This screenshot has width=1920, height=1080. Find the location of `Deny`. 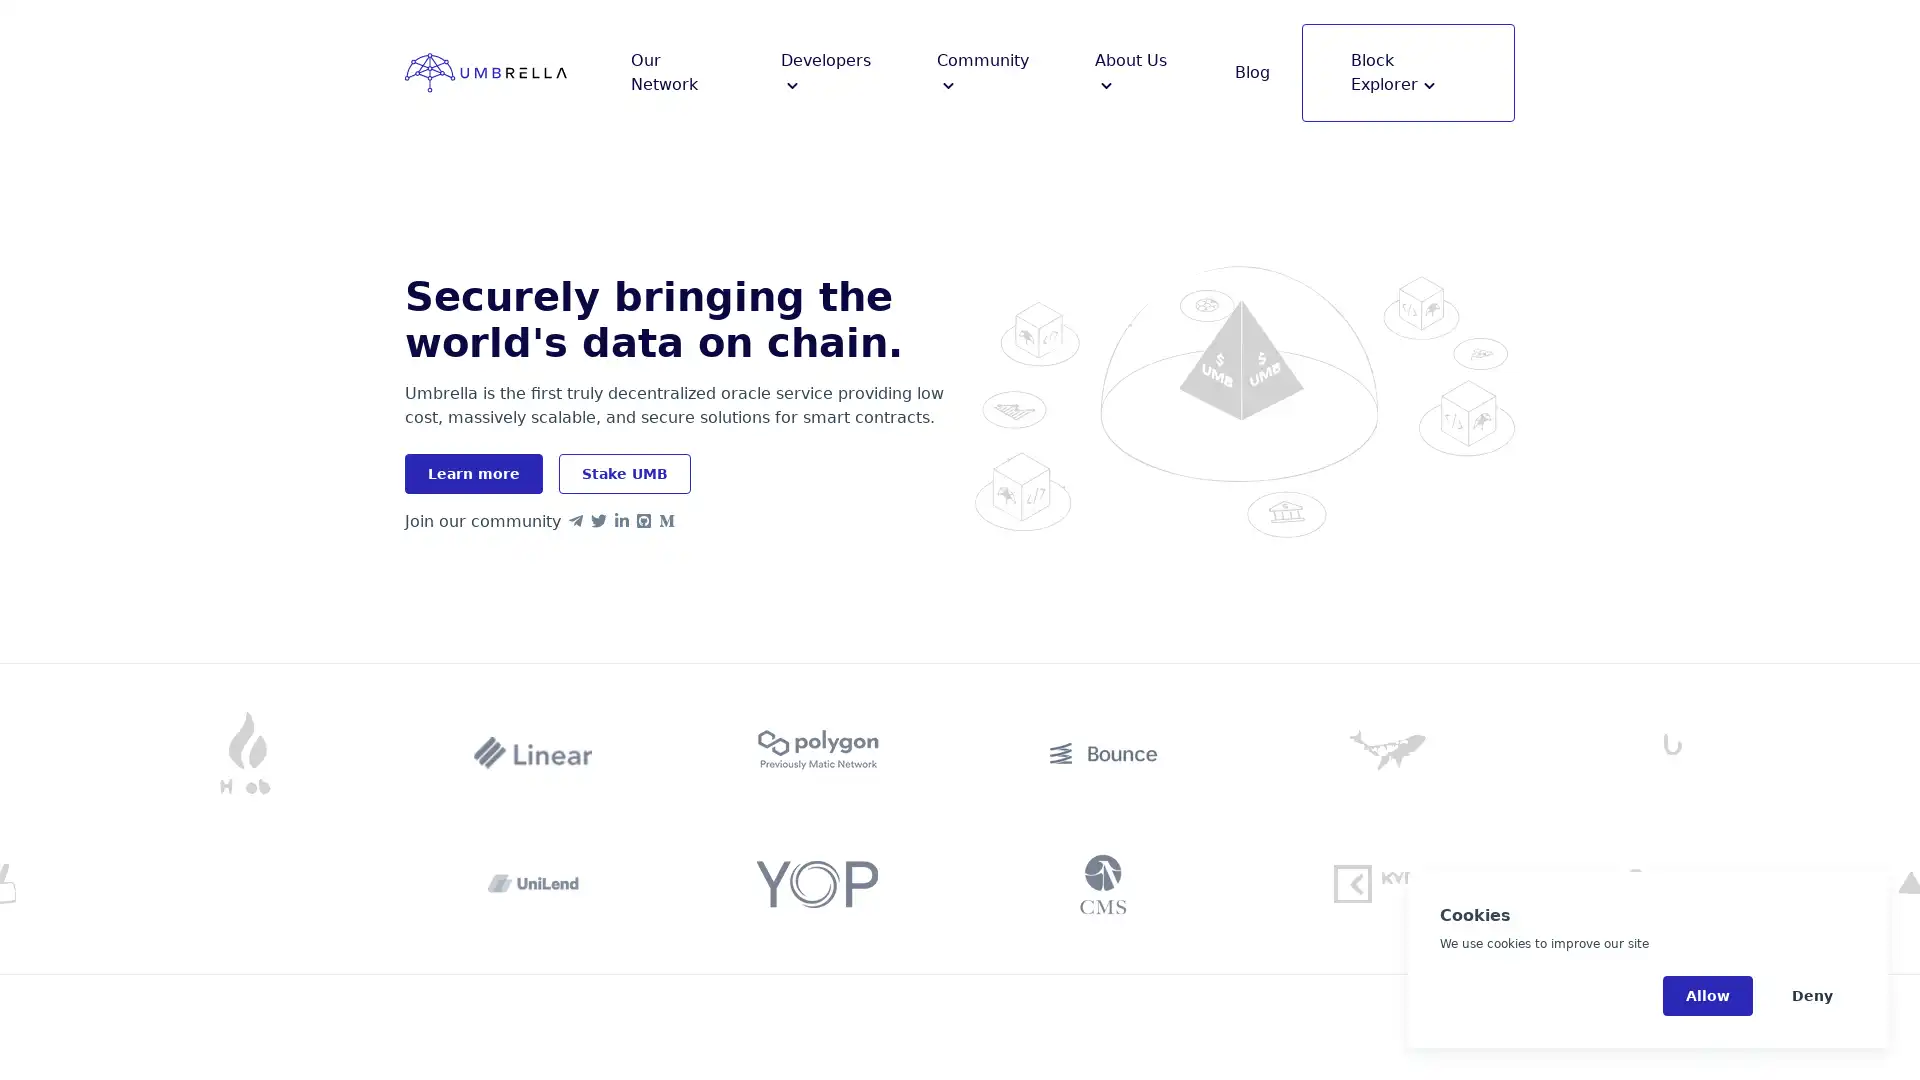

Deny is located at coordinates (1812, 995).